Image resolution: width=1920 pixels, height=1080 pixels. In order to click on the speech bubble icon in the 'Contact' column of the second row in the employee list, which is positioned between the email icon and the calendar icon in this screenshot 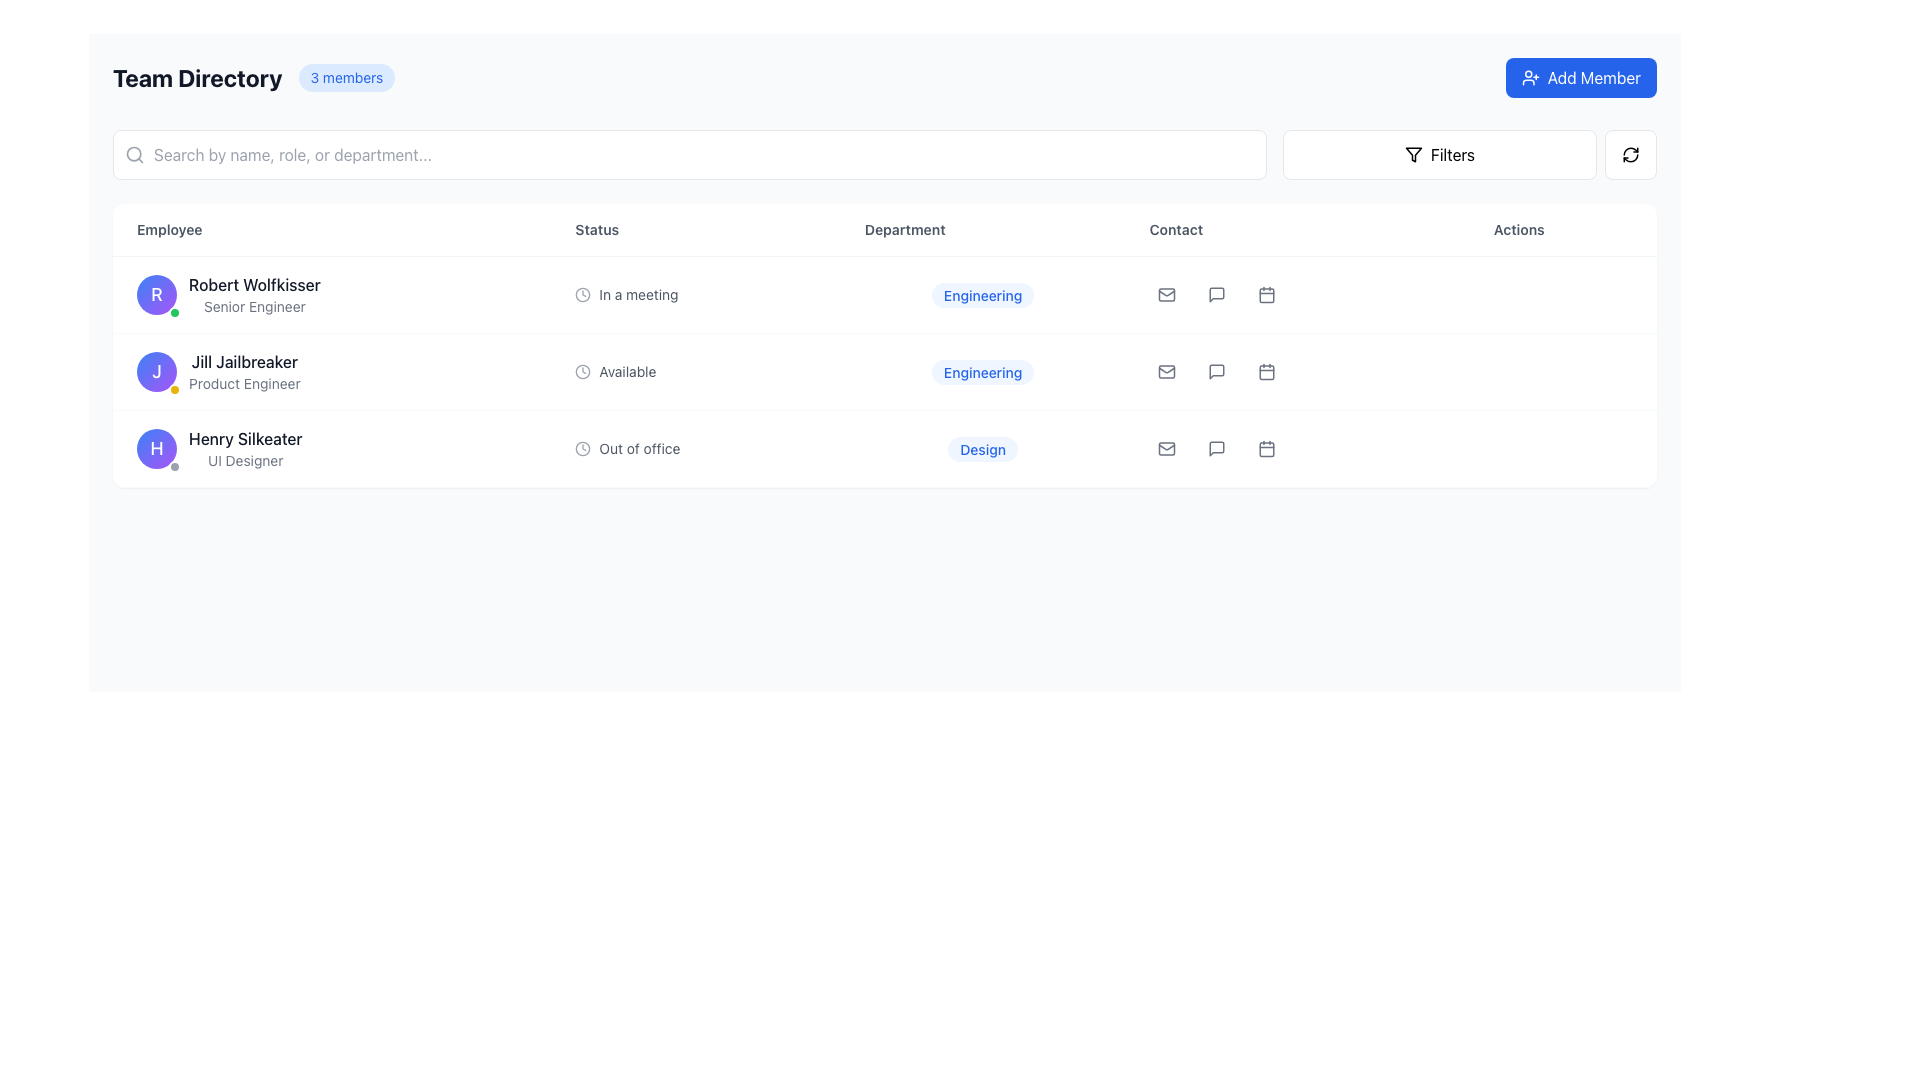, I will do `click(1215, 294)`.